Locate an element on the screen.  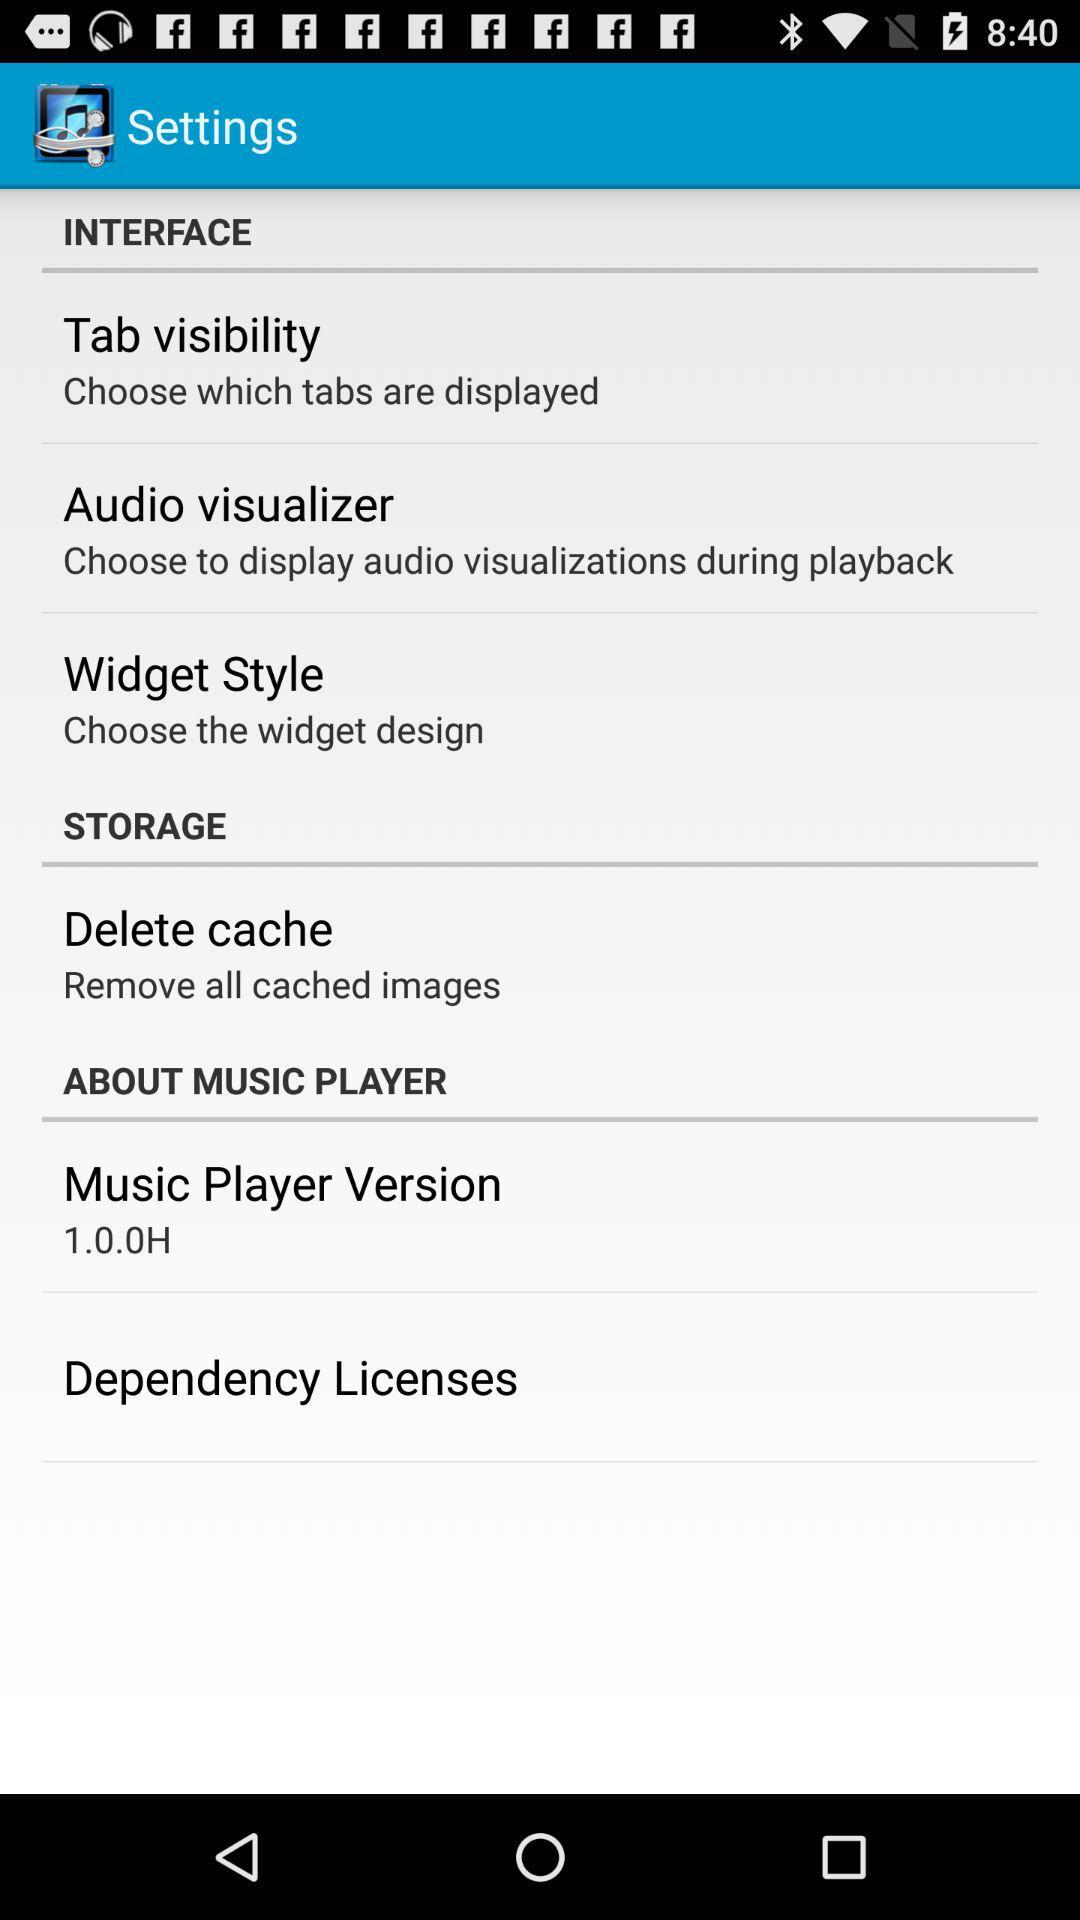
the app at the bottom left corner is located at coordinates (290, 1375).